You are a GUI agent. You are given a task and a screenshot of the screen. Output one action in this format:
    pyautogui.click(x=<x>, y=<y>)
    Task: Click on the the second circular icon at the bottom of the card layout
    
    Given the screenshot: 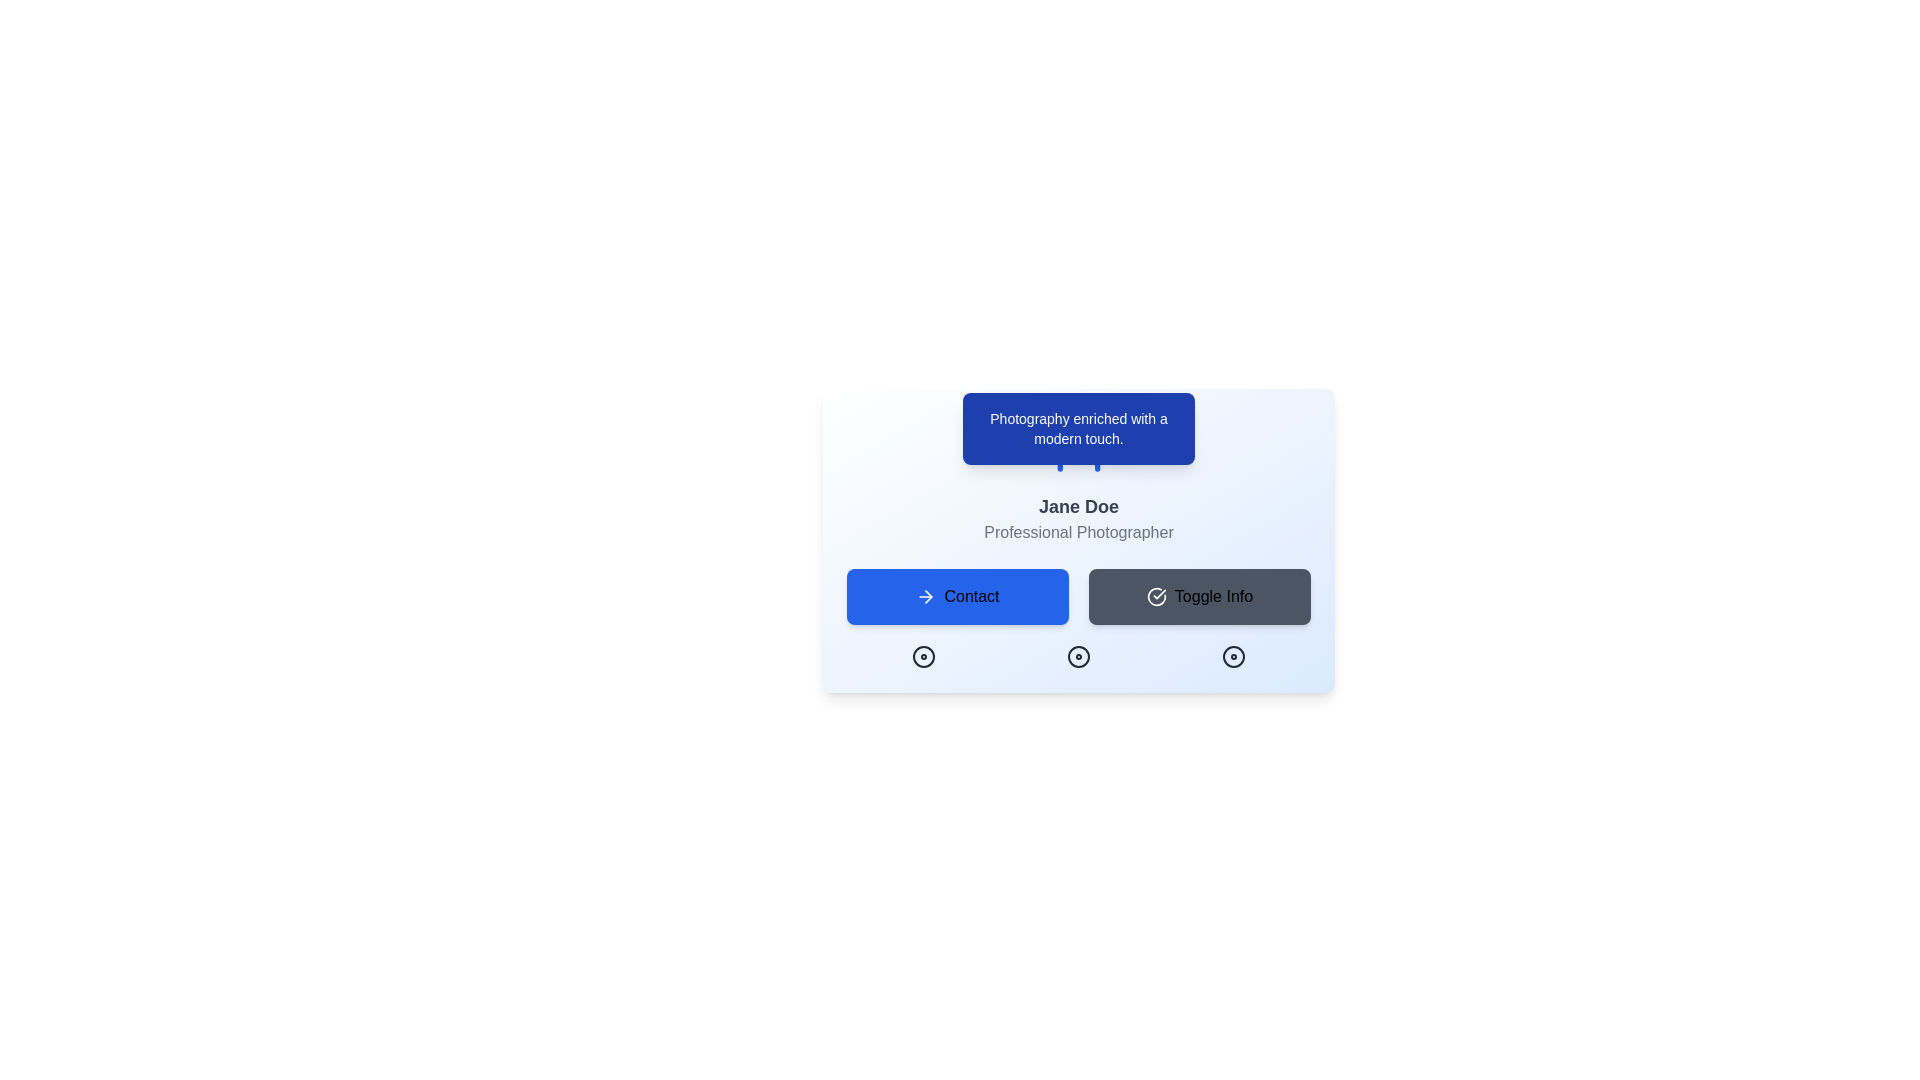 What is the action you would take?
    pyautogui.click(x=1078, y=656)
    